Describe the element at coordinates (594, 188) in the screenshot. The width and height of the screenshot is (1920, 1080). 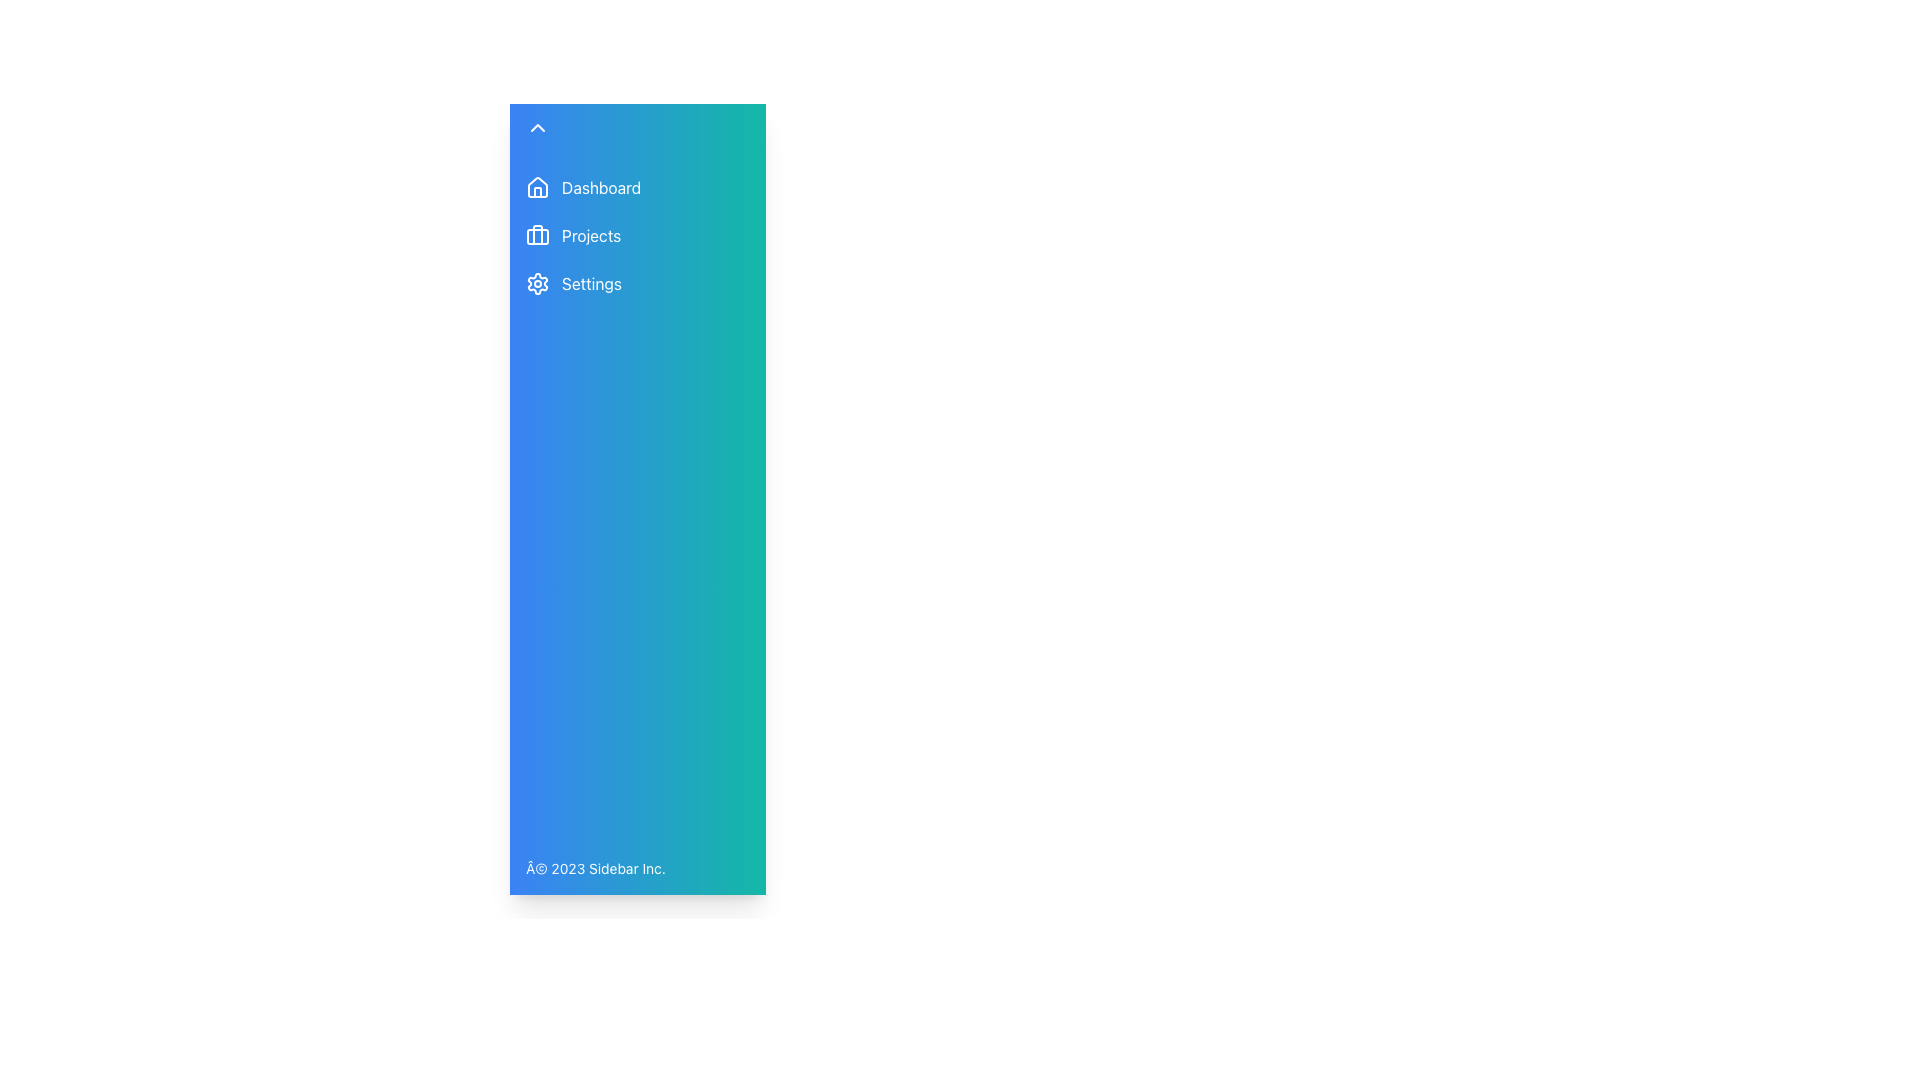
I see `the Navigation Link at the top of the vertical navigation bar` at that location.